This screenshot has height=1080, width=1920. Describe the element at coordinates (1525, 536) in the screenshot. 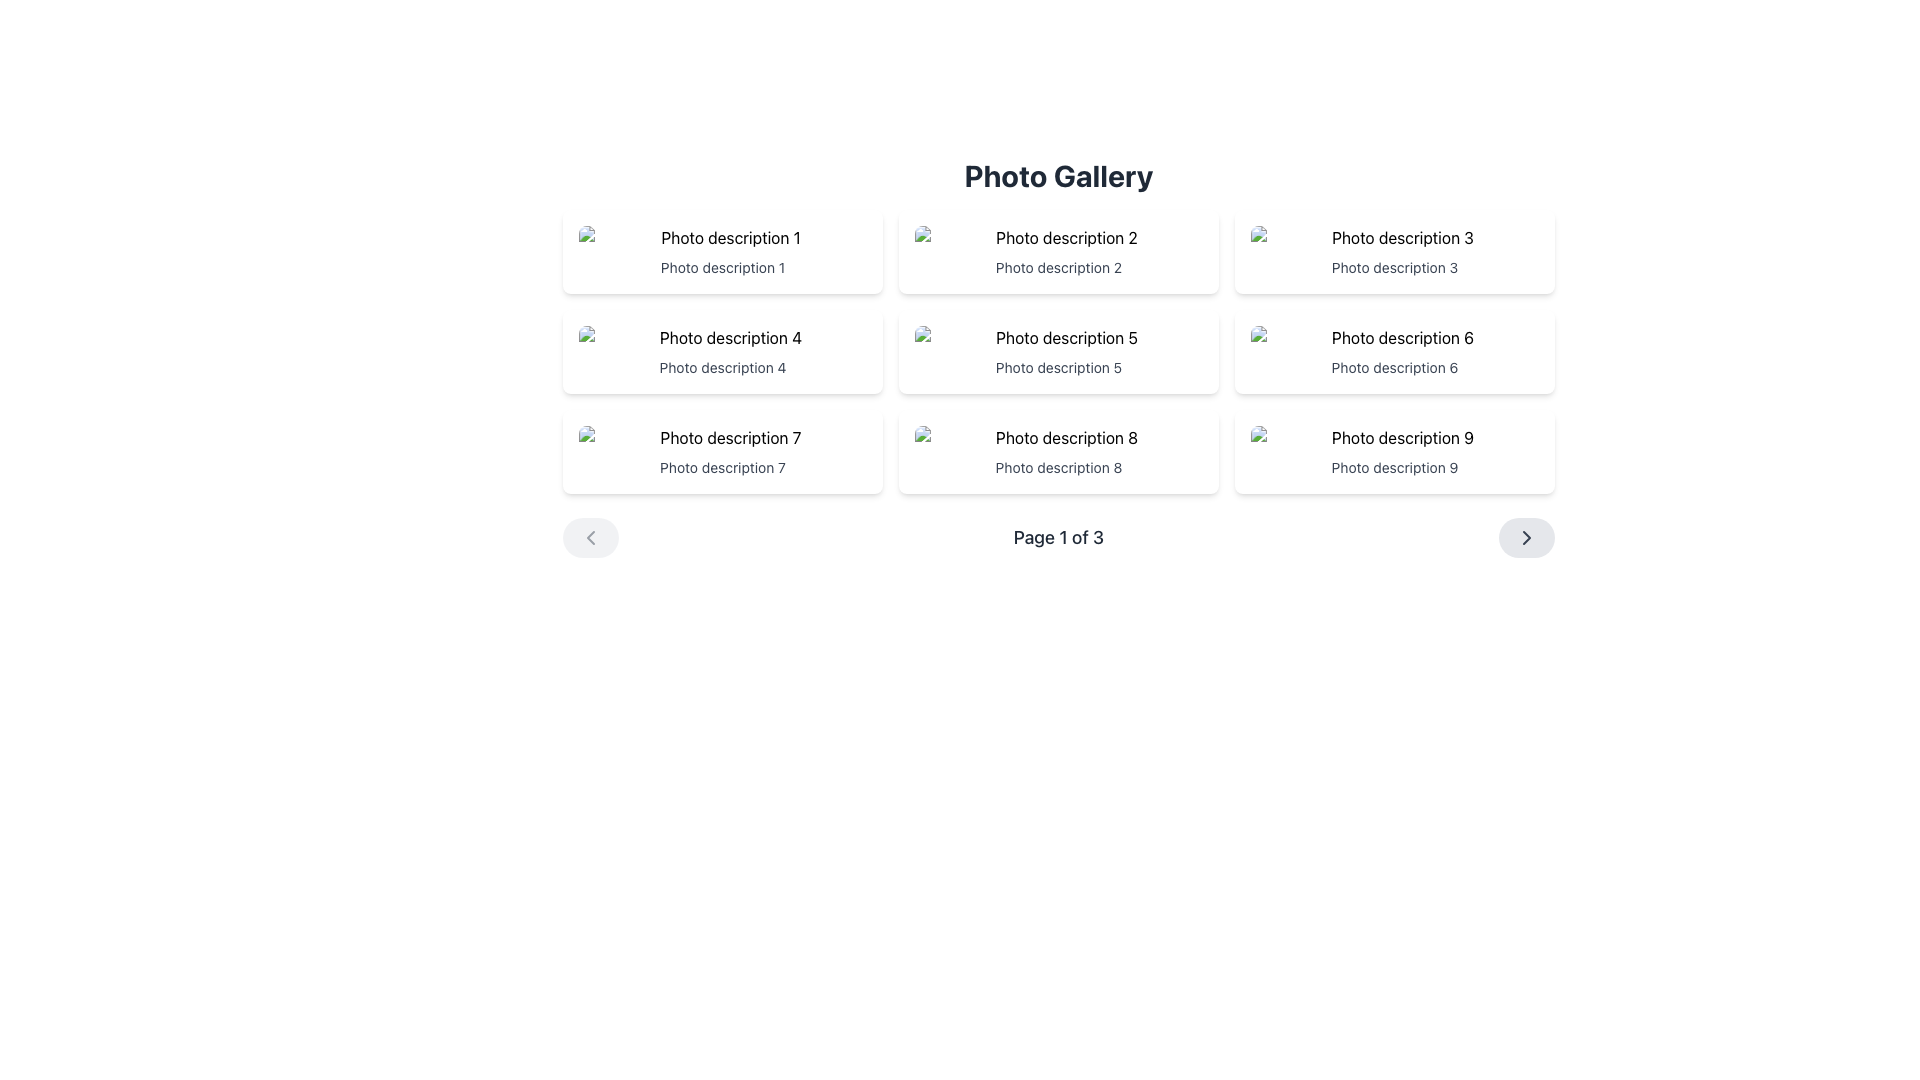

I see `the 'Next Page' button located on the right side of the pagination bar below the gallery` at that location.